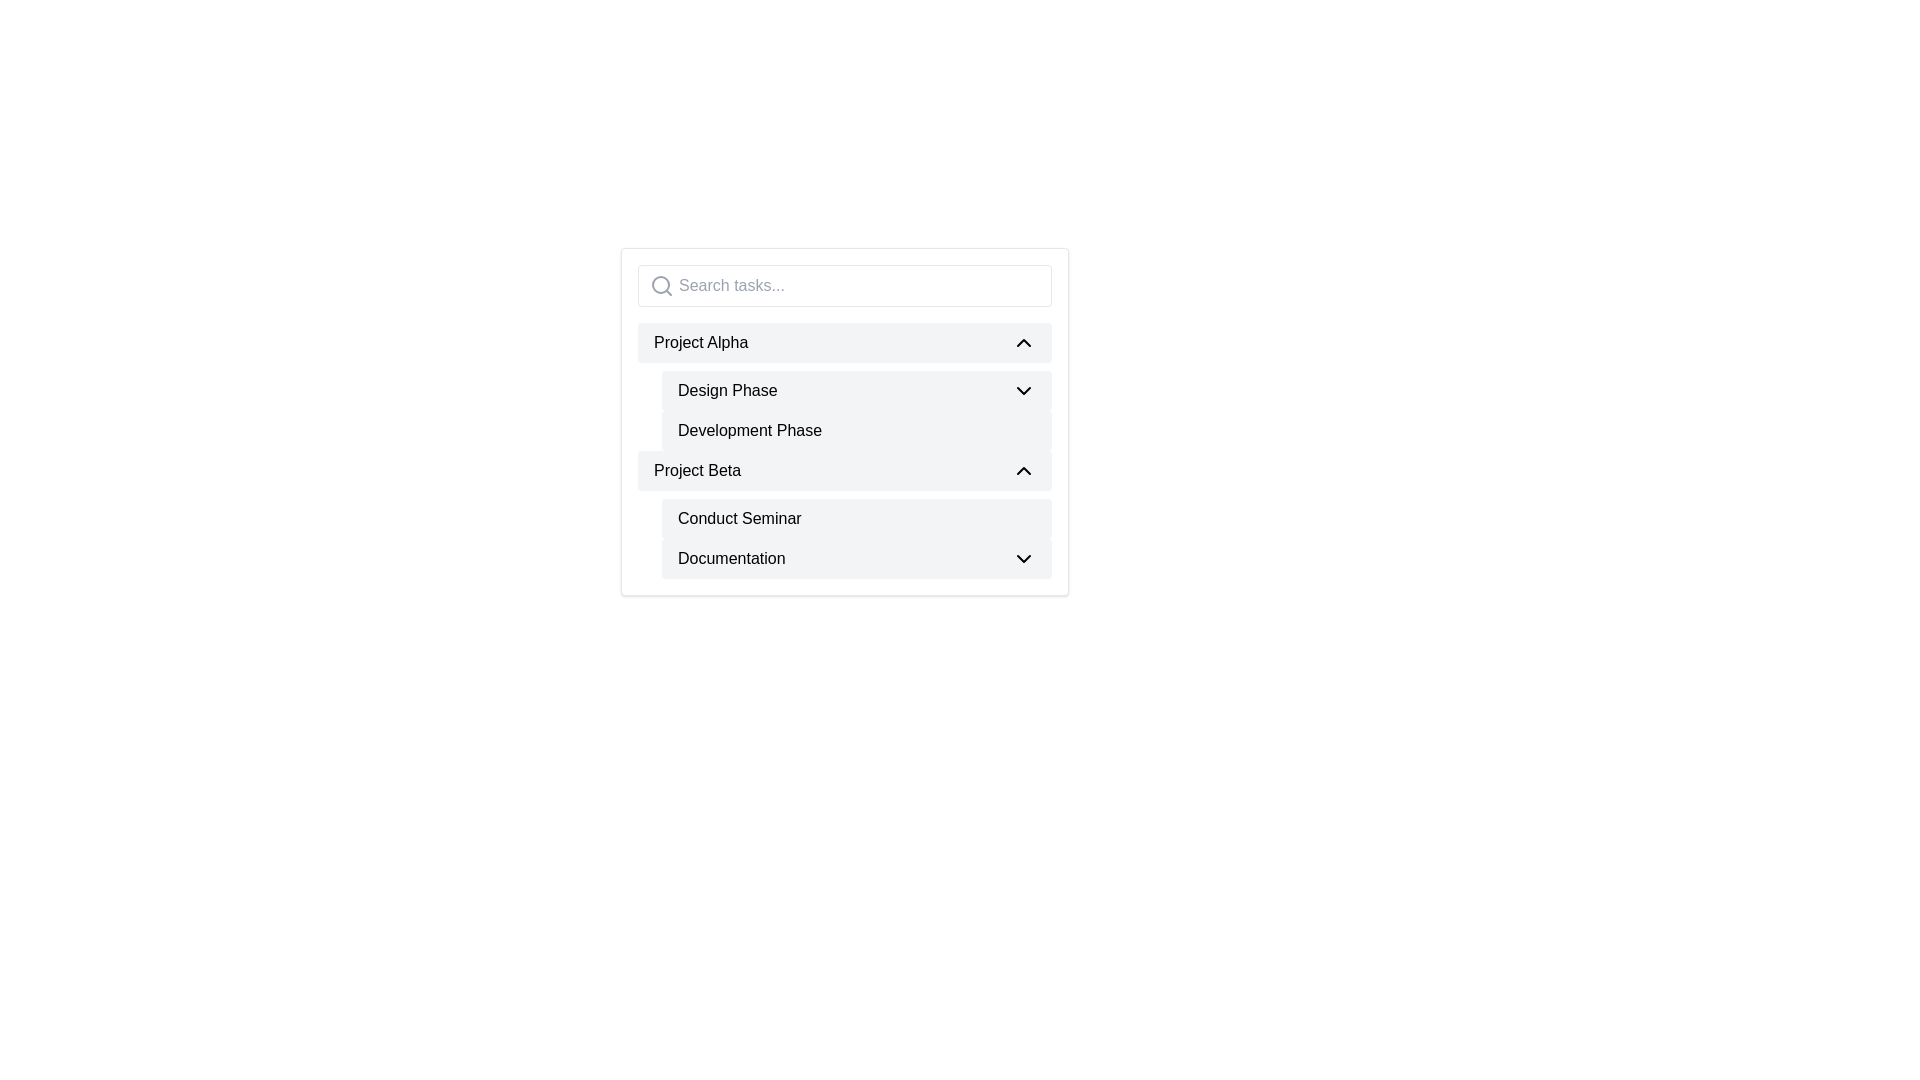 Image resolution: width=1920 pixels, height=1080 pixels. Describe the element at coordinates (857, 518) in the screenshot. I see `the first list item under the 'Project Beta' category related to 'Conduct Seminar'` at that location.